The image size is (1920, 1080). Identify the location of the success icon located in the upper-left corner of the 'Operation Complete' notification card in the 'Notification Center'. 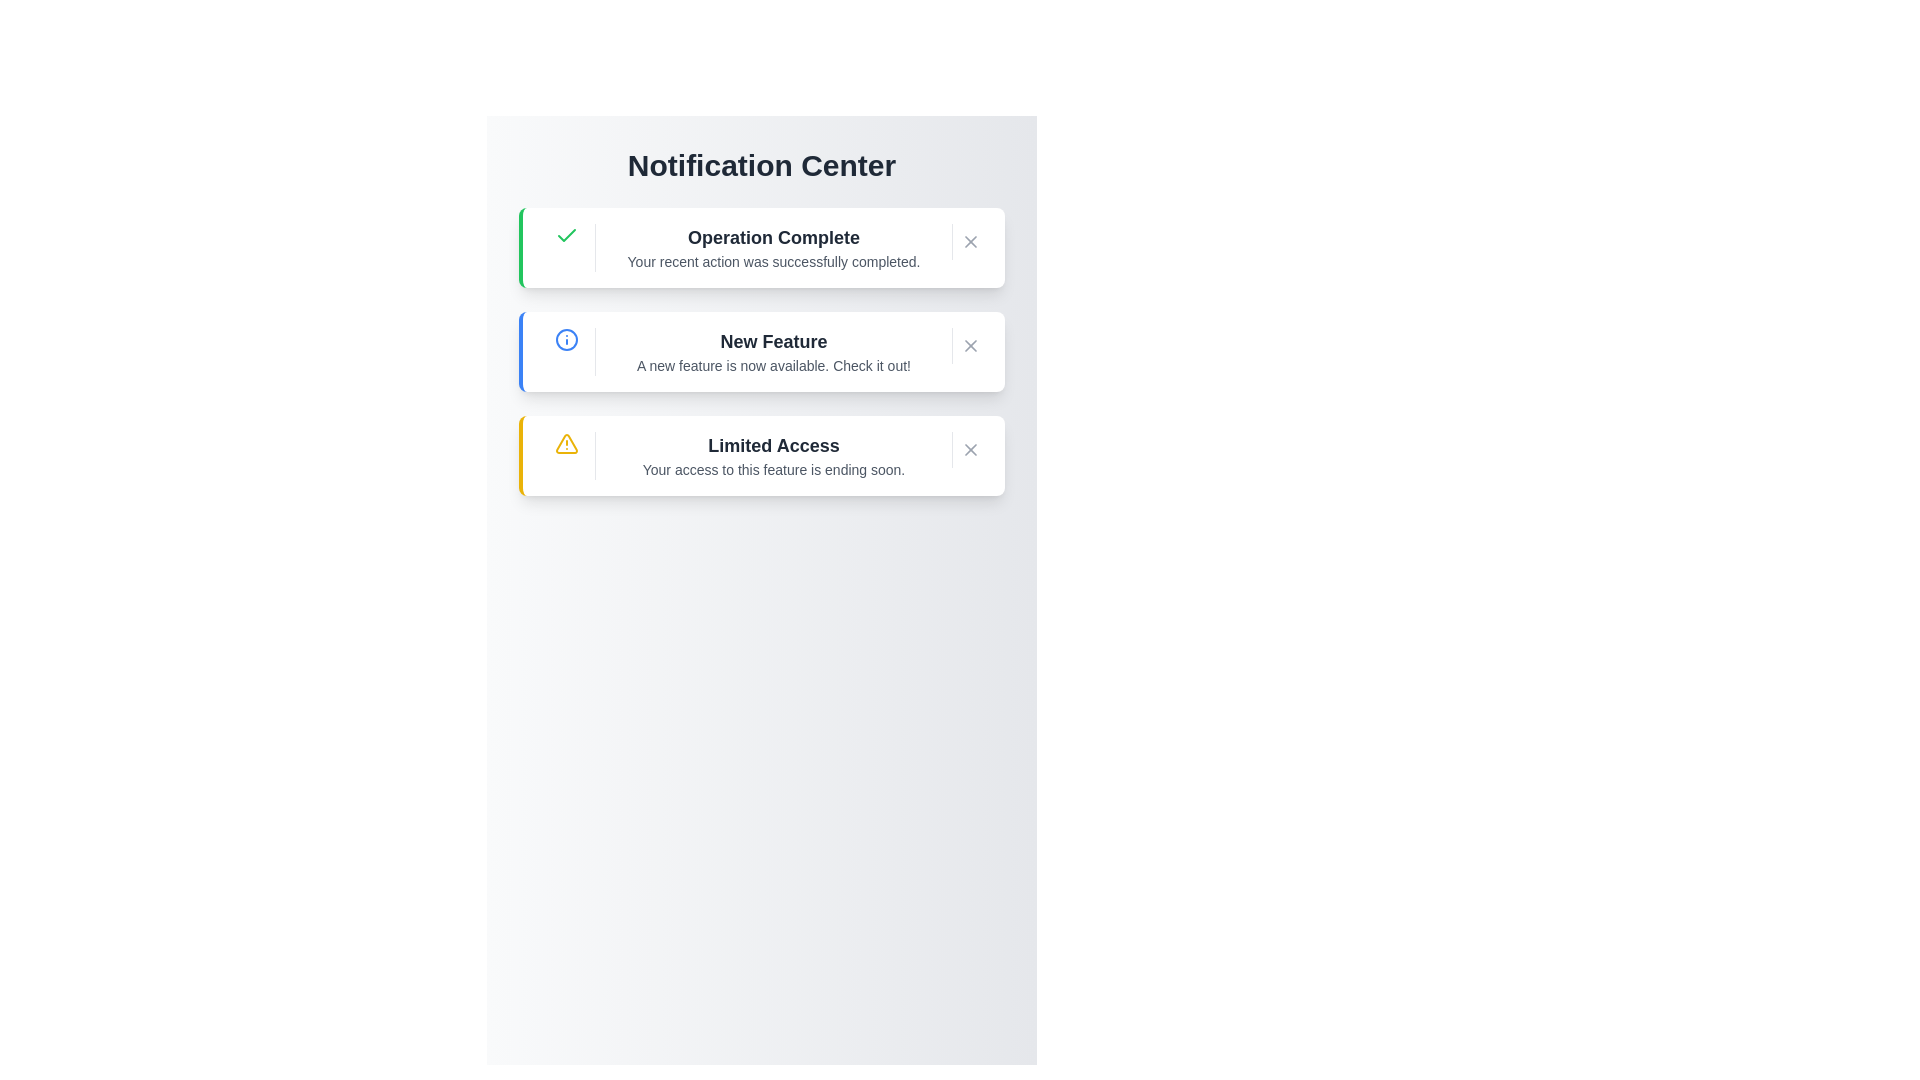
(565, 234).